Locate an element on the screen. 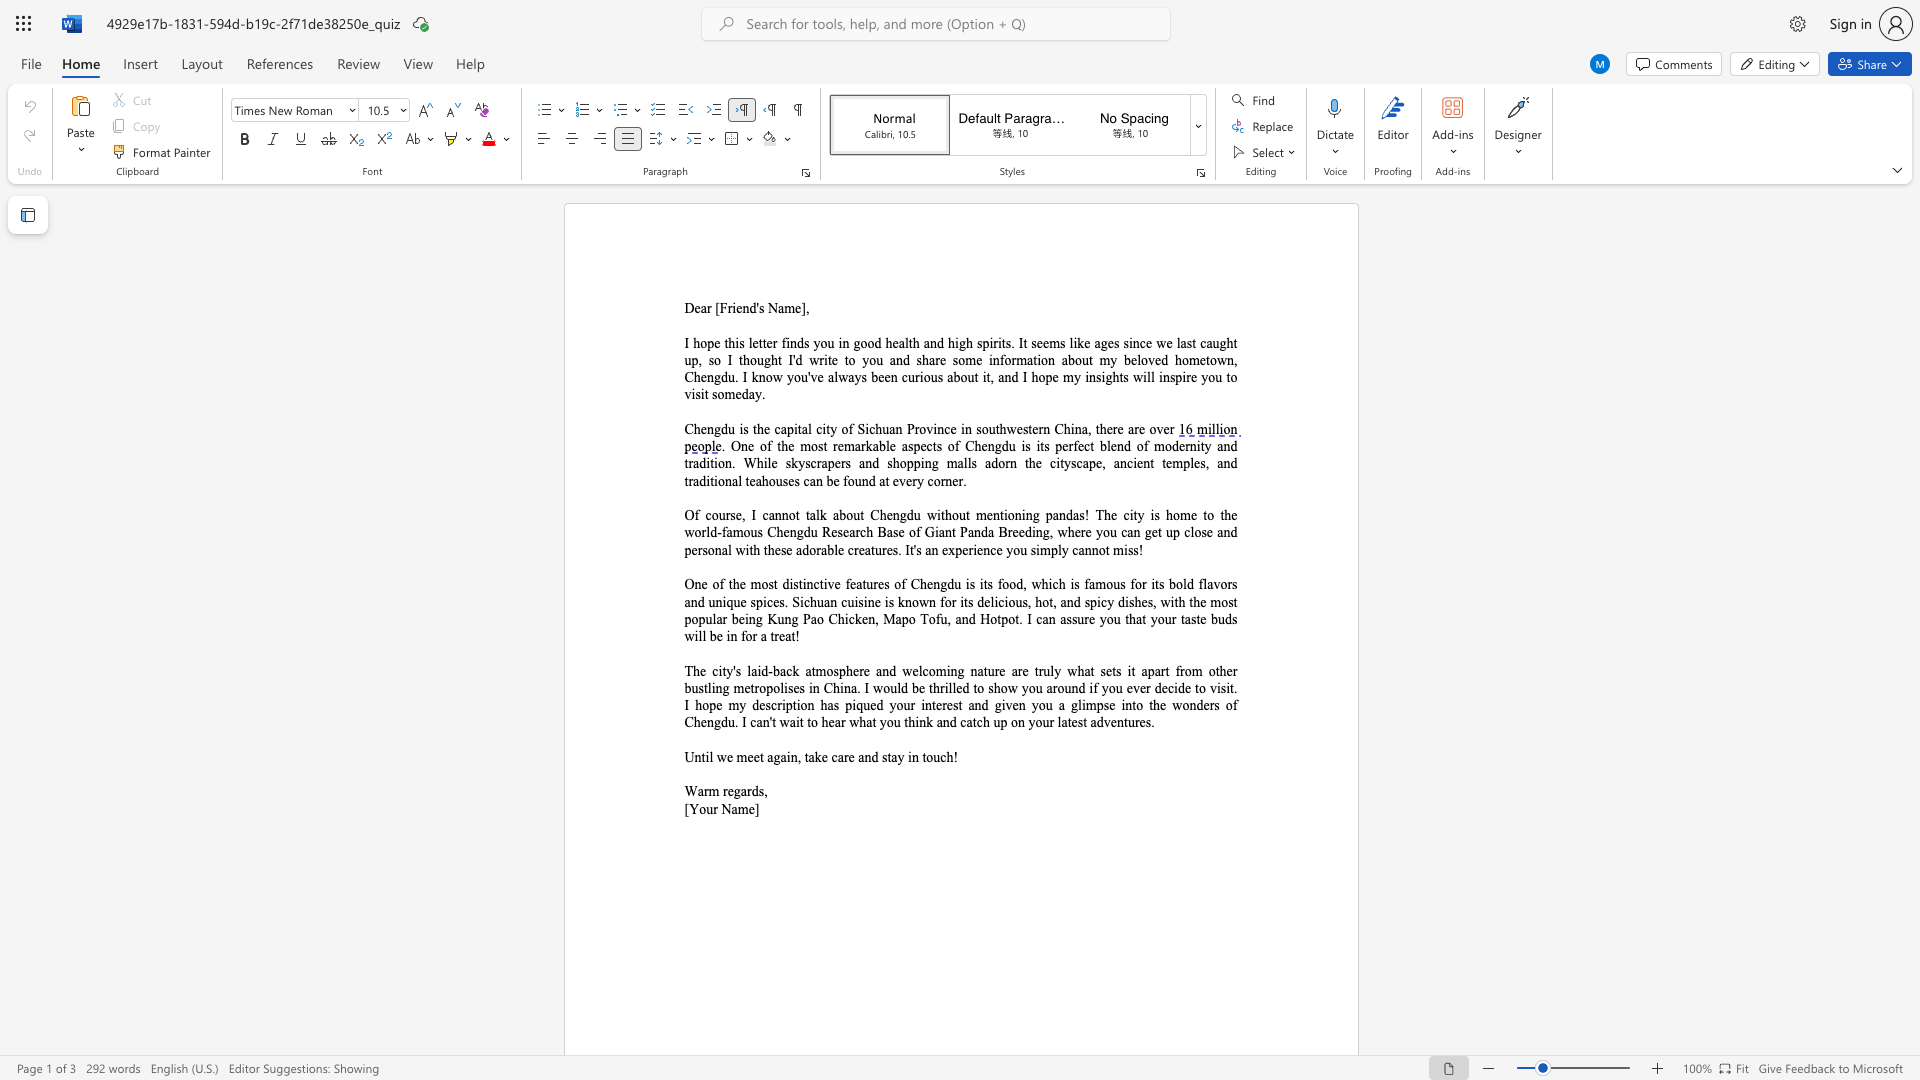 The height and width of the screenshot is (1080, 1920). the subset text "of the most distinctive features of Chengdu is its food, which is famous for its bold flavors and unique spices. Sichuan cuisine is known for its delicious, hot, and spicy dishe" within the text "One of the most distinctive features of Chengdu is its food, which is famous for its bold flavors and unique spices. Sichuan cuisine is known for its delicious, hot, and spicy dishes, with the most popular being Kung Pao Chicken, Mapo Tofu, and Hotpot. I can assure you that your taste buds will be in for a treat!" is located at coordinates (712, 584).